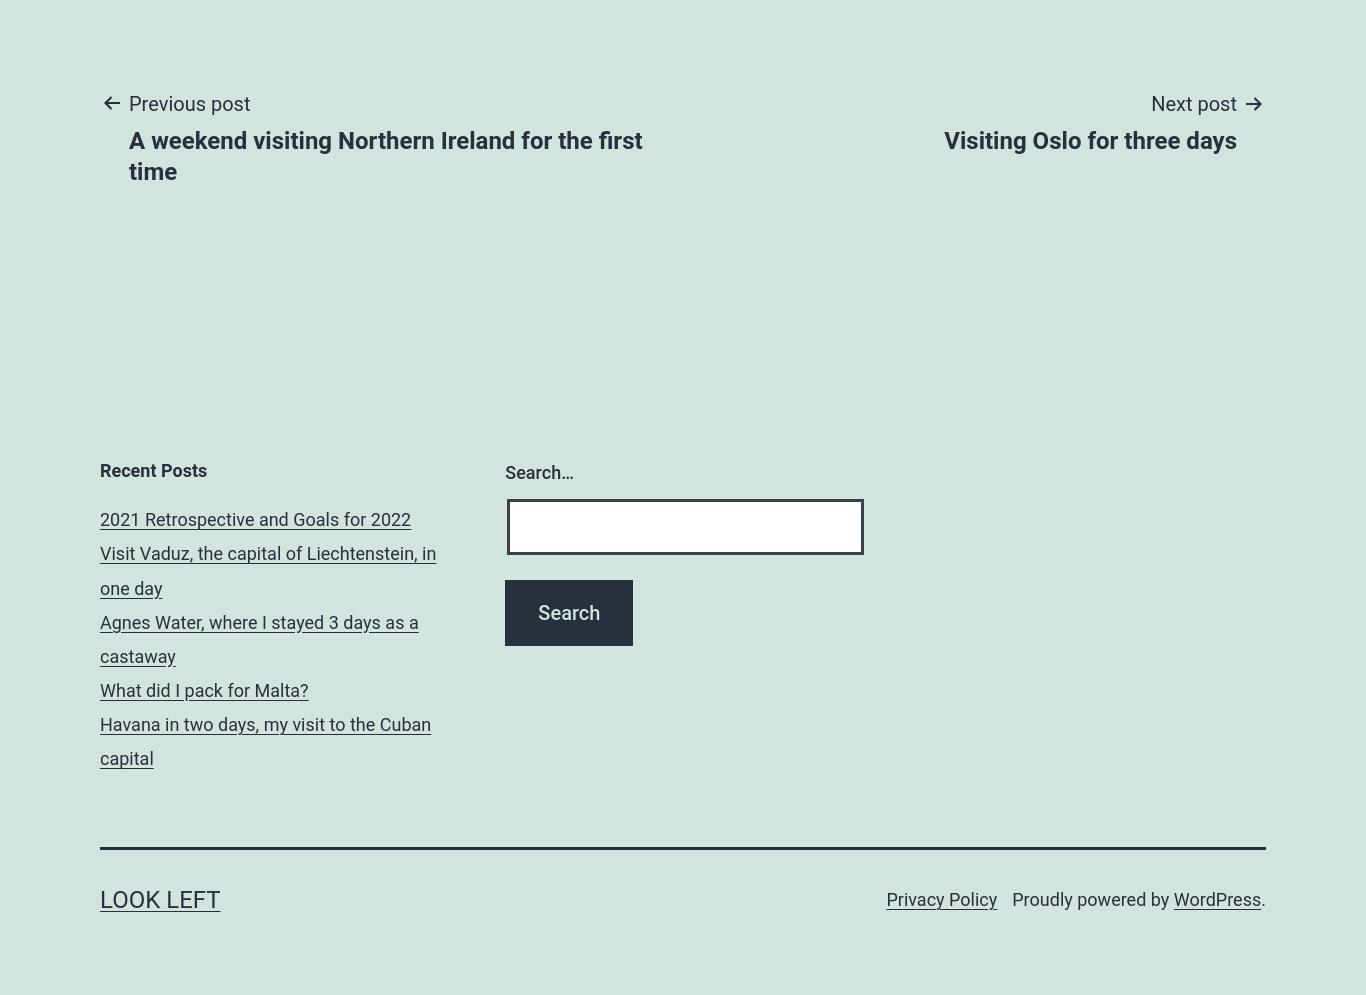 The width and height of the screenshot is (1366, 995). I want to click on 'Privacy Policy', so click(941, 897).